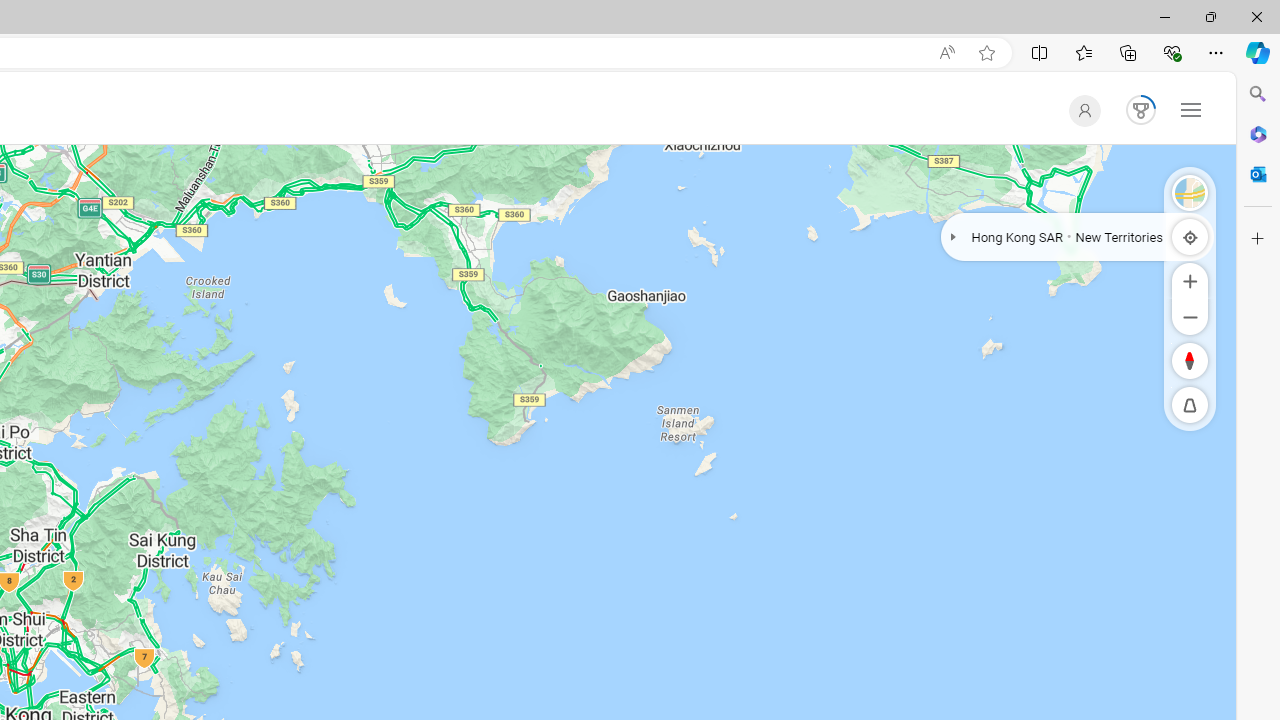 The image size is (1280, 720). Describe the element at coordinates (952, 235) in the screenshot. I see `'Expand/Collapse Geochain'` at that location.